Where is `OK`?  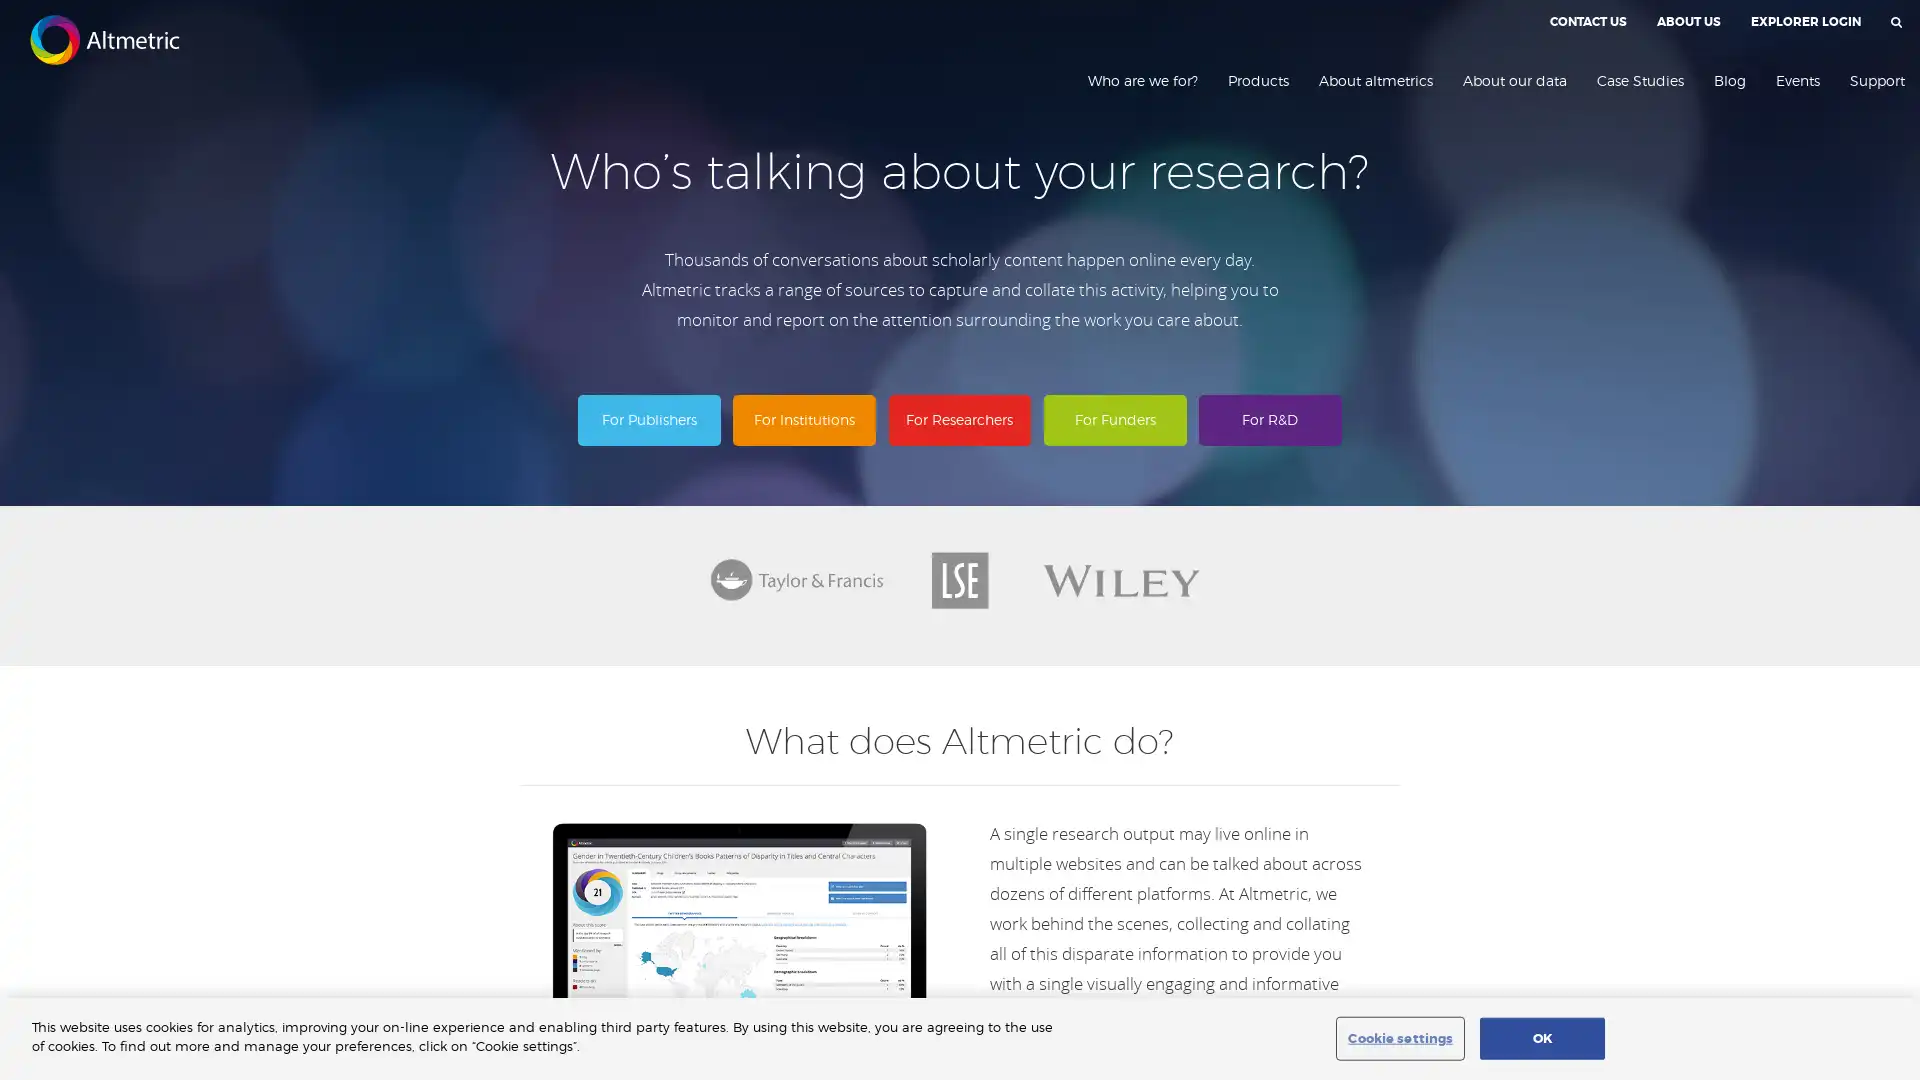
OK is located at coordinates (1541, 1036).